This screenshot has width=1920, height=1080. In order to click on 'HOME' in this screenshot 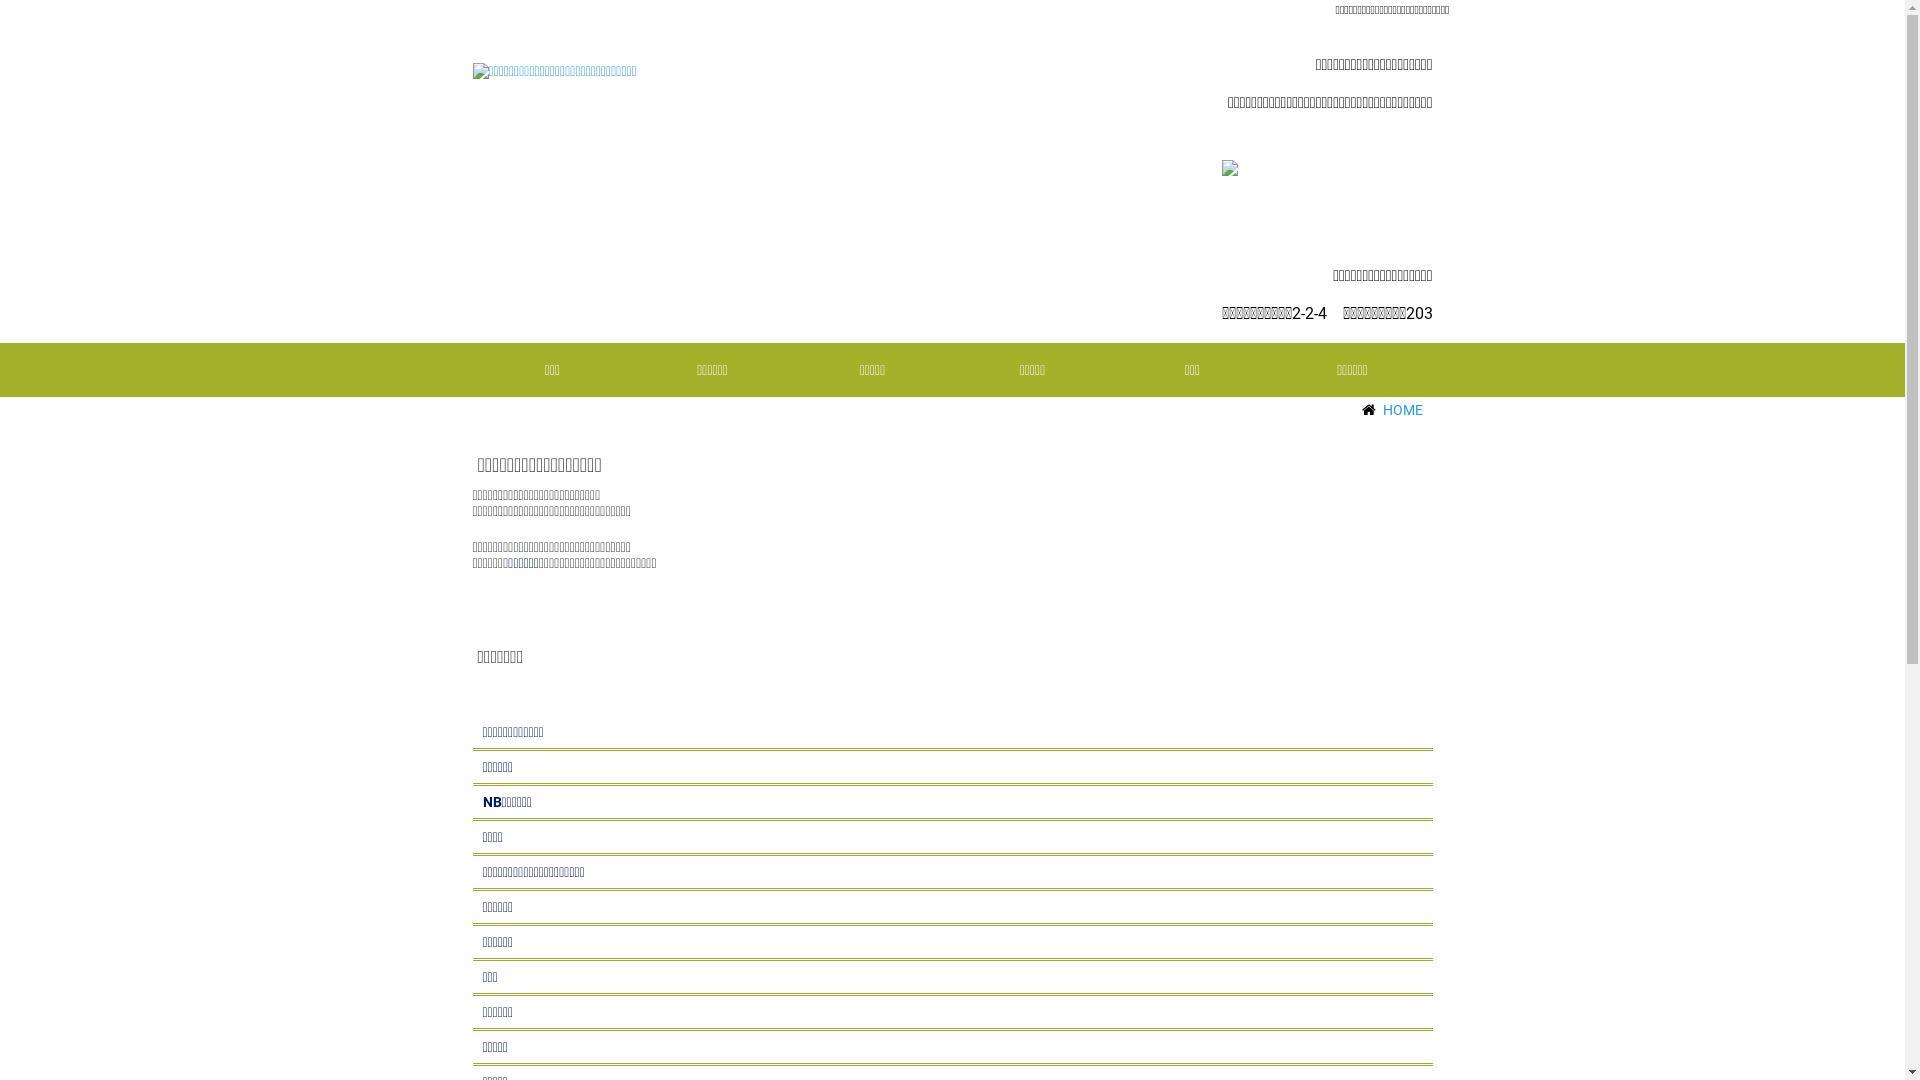, I will do `click(1381, 408)`.